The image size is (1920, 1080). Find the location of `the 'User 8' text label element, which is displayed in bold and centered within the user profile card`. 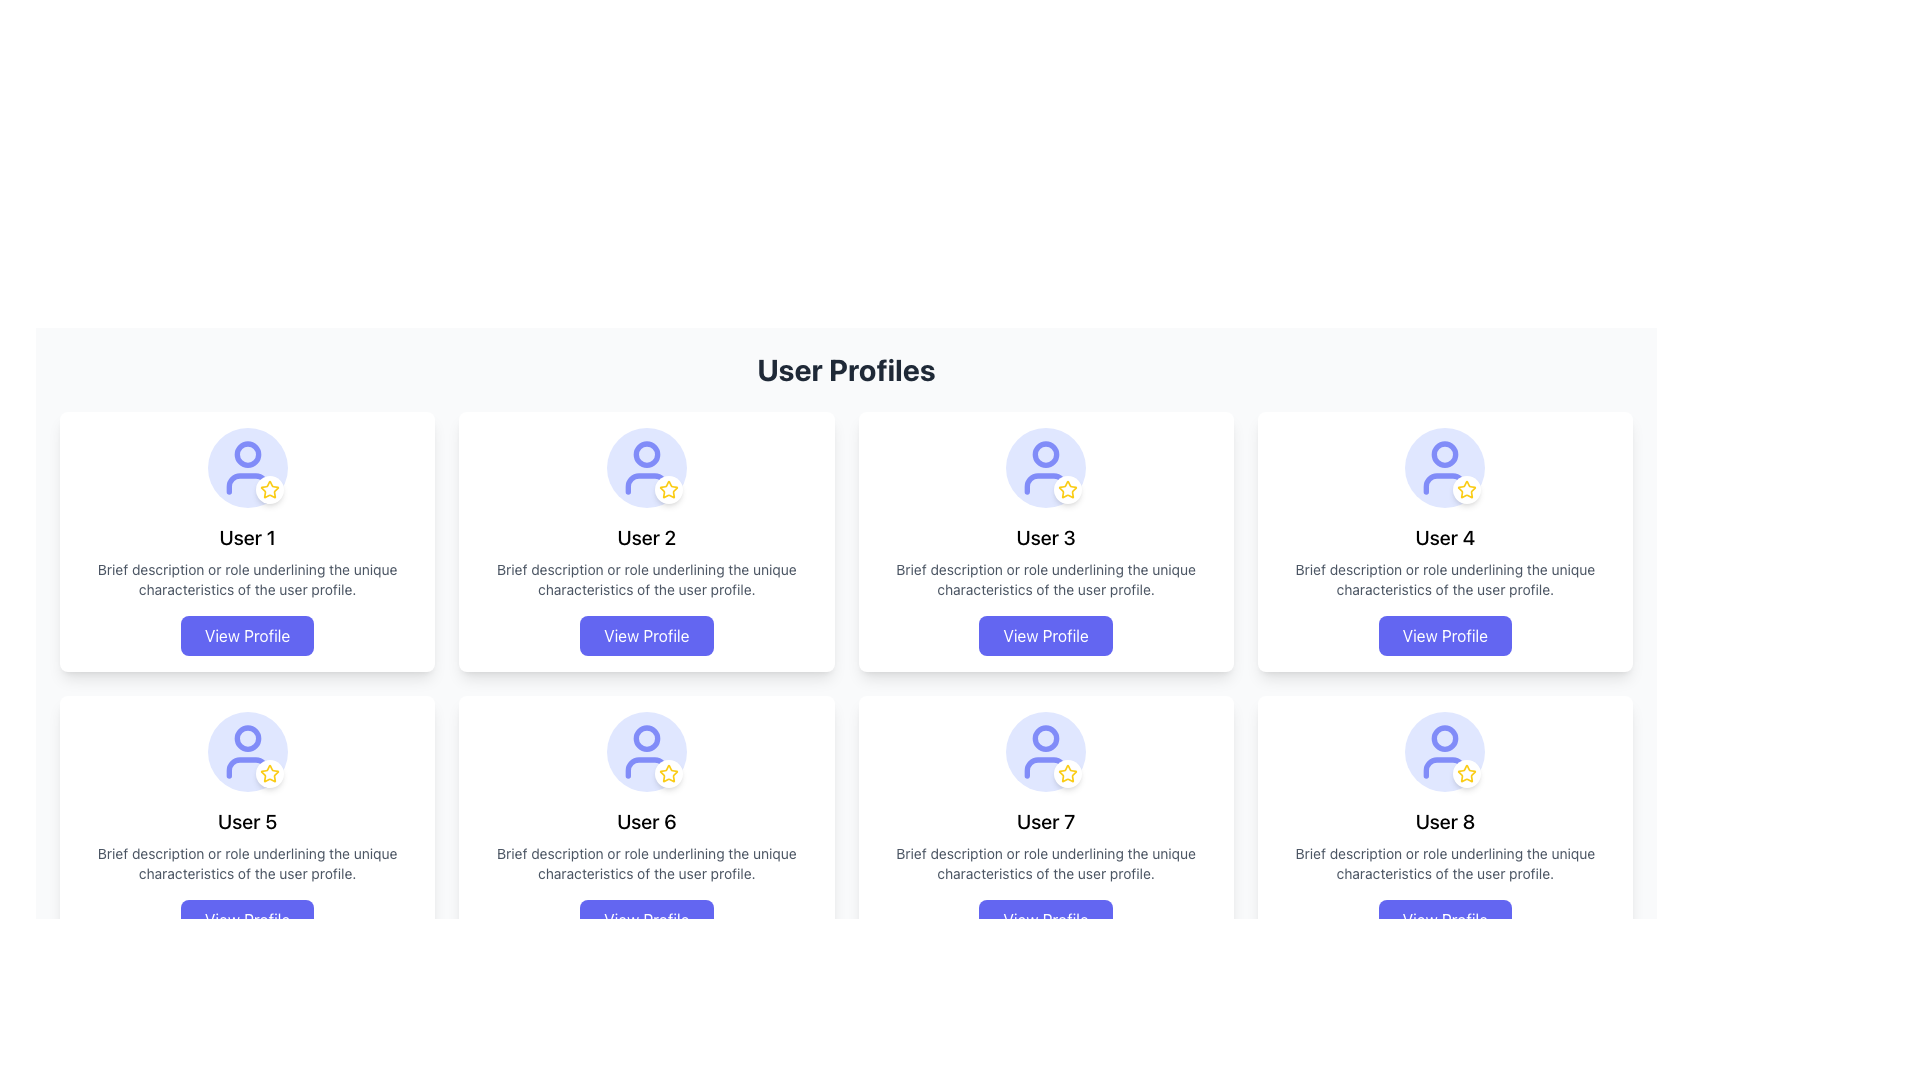

the 'User 8' text label element, which is displayed in bold and centered within the user profile card is located at coordinates (1445, 821).